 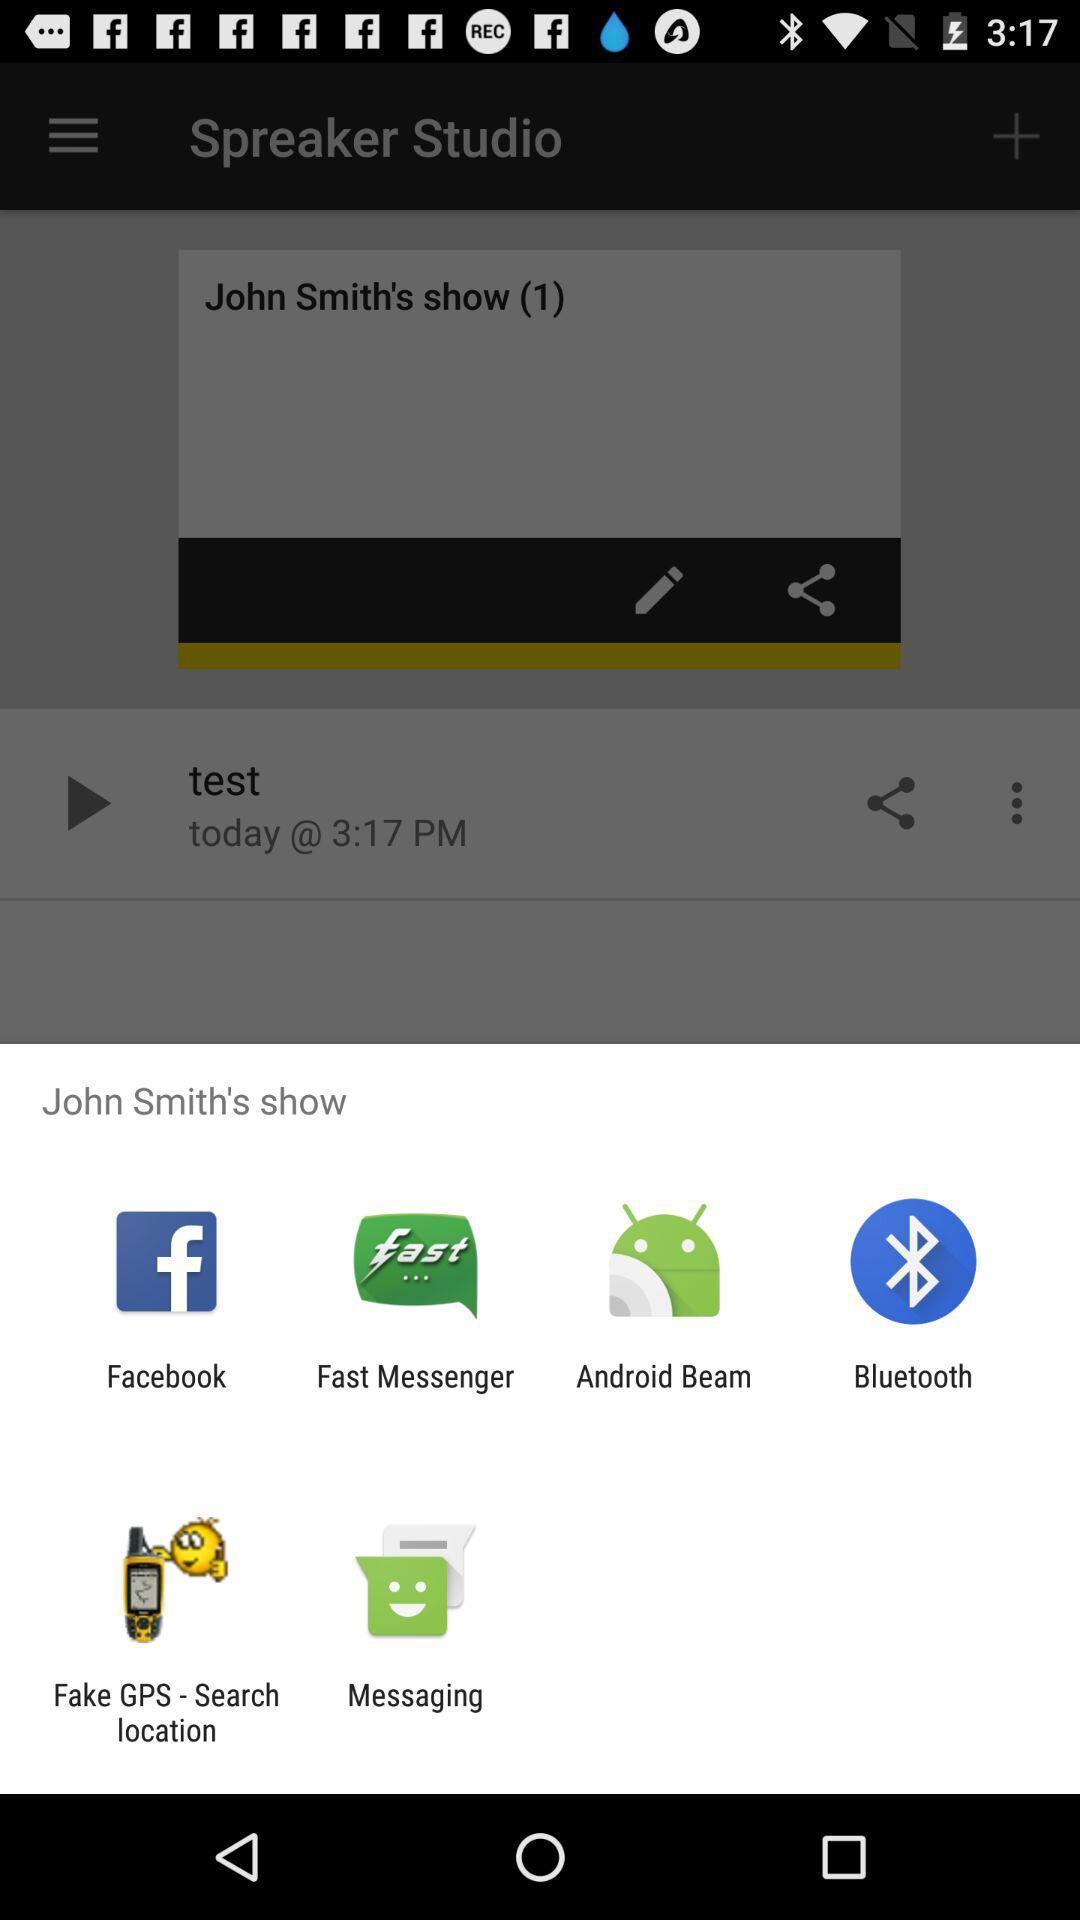 I want to click on the icon next to android beam, so click(x=913, y=1392).